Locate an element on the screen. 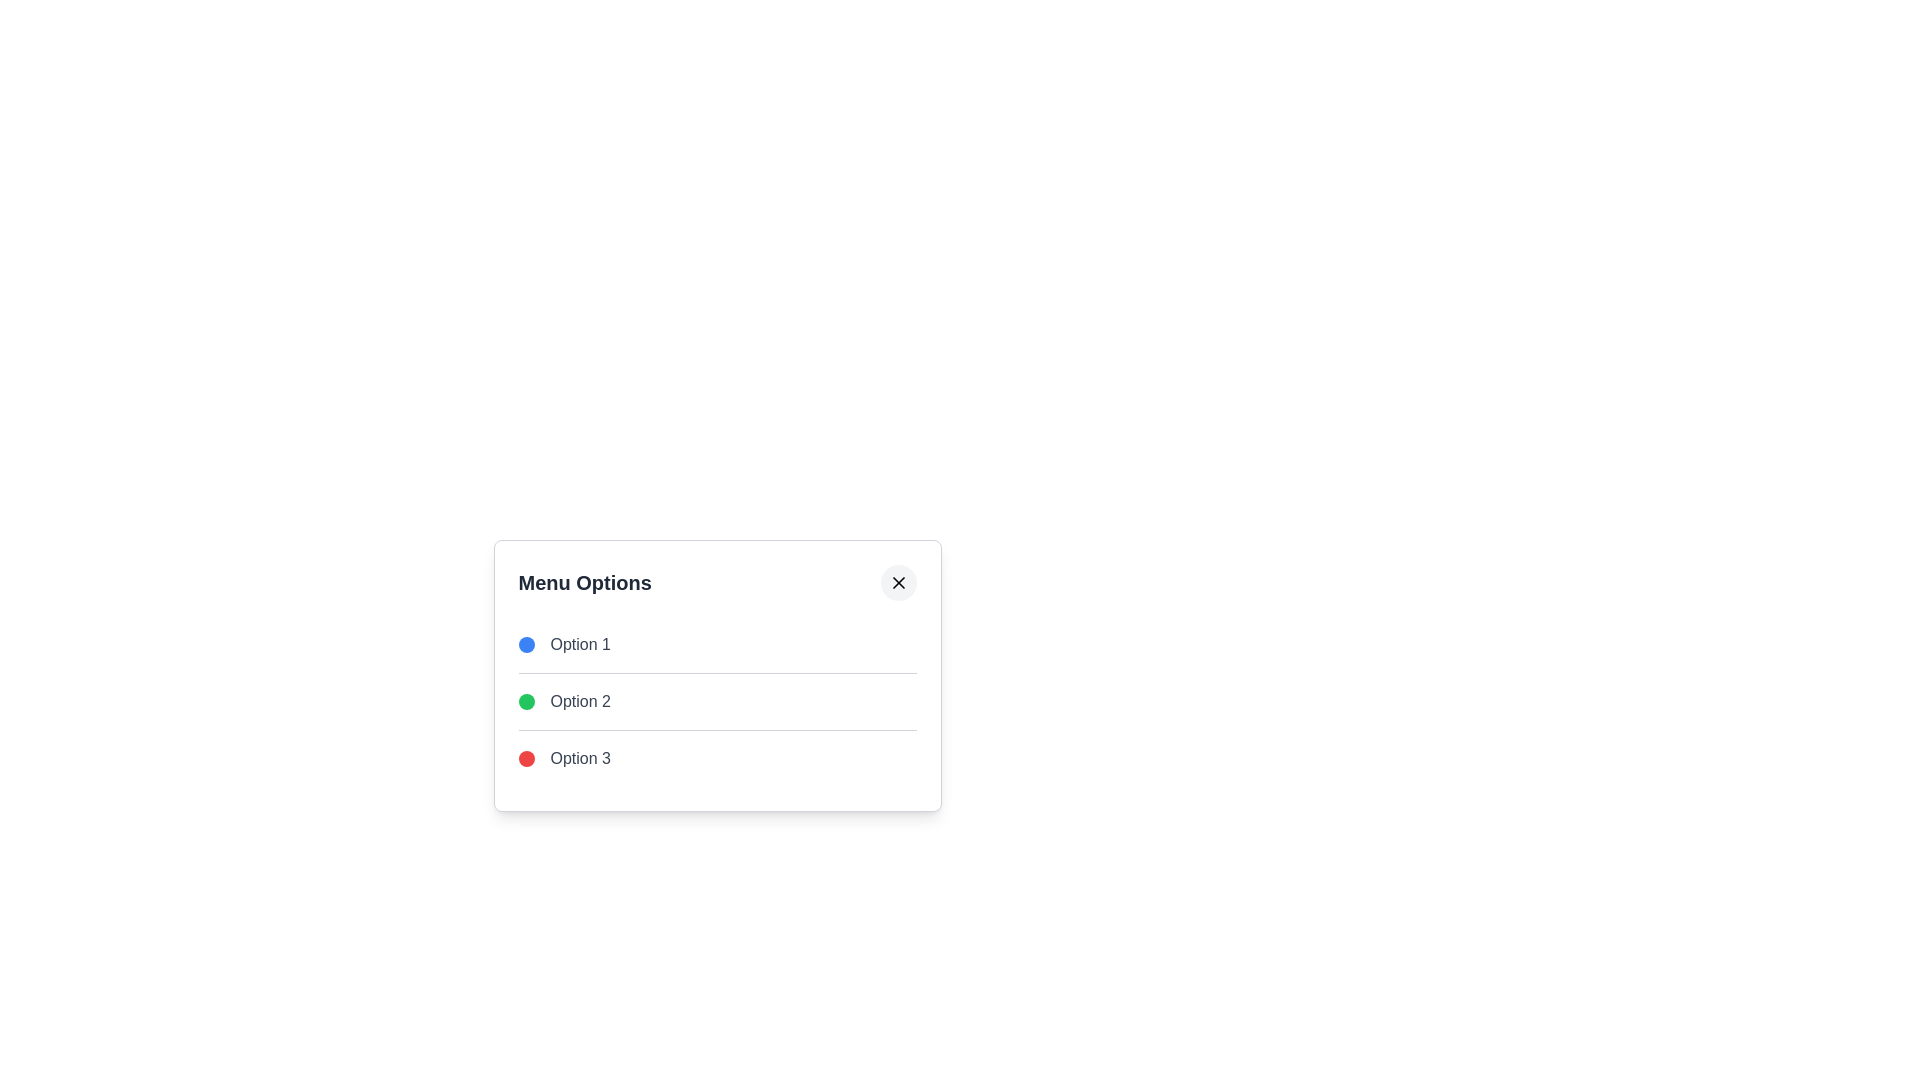  the 'Menu Options' text label, which is a bold, large-sized header in dark gray, prominently displayed at the top-left corner of the menu interface is located at coordinates (584, 582).